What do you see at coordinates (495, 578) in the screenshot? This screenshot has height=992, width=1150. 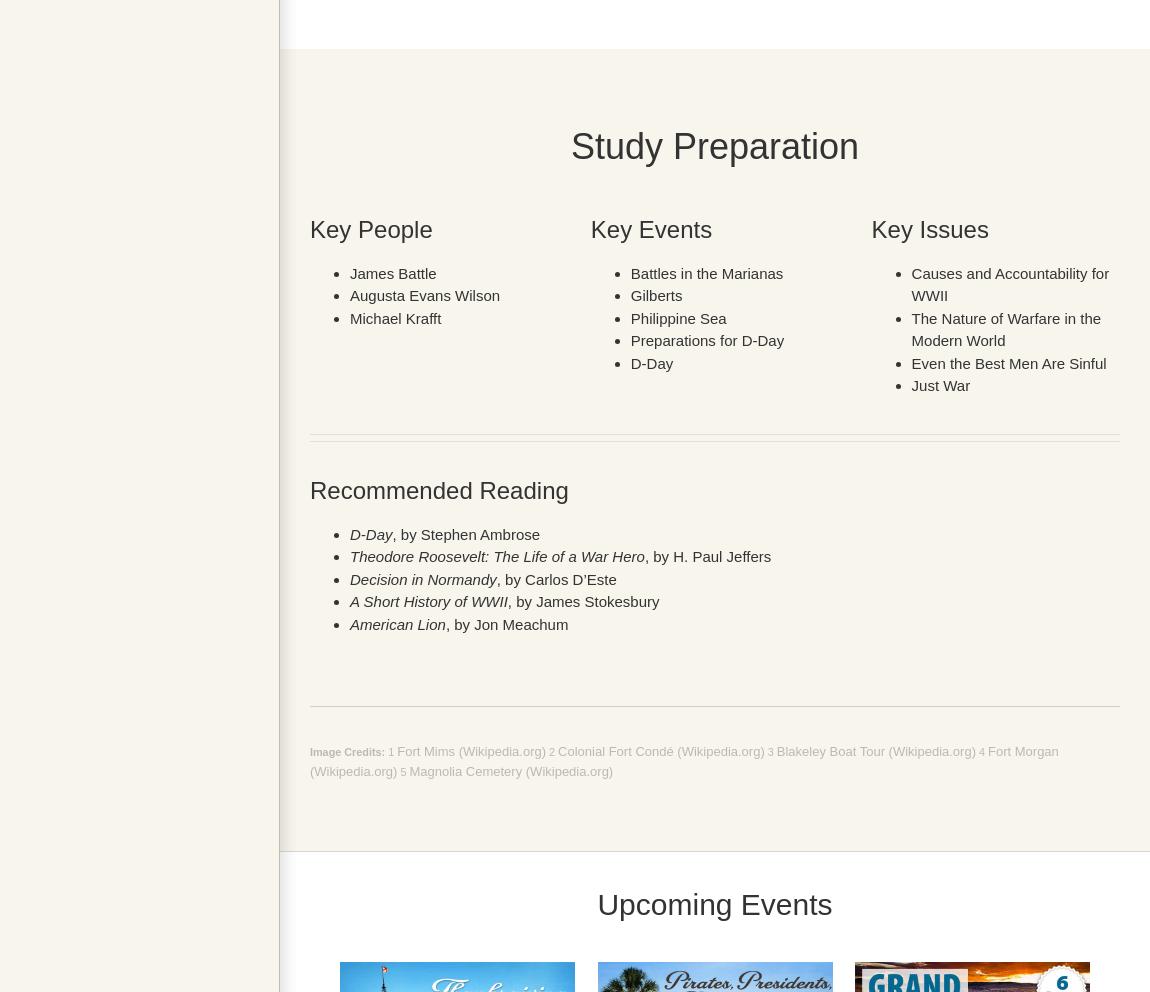 I see `', by Carlos D’Este'` at bounding box center [495, 578].